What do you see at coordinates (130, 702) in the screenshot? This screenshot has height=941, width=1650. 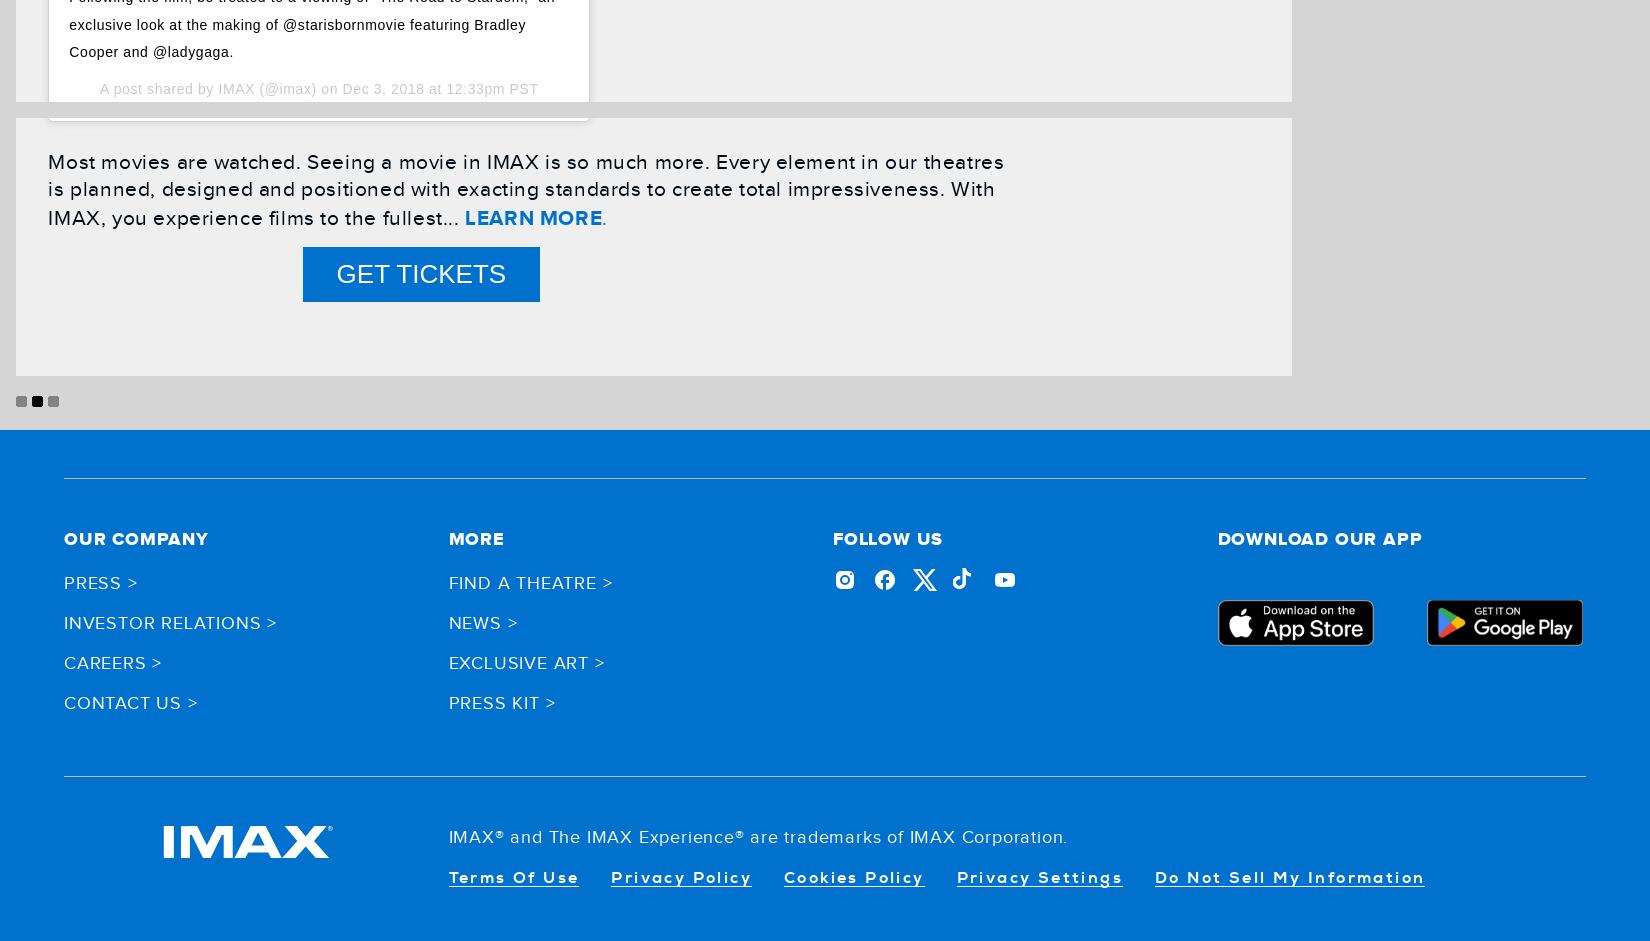 I see `'Contact Us >'` at bounding box center [130, 702].